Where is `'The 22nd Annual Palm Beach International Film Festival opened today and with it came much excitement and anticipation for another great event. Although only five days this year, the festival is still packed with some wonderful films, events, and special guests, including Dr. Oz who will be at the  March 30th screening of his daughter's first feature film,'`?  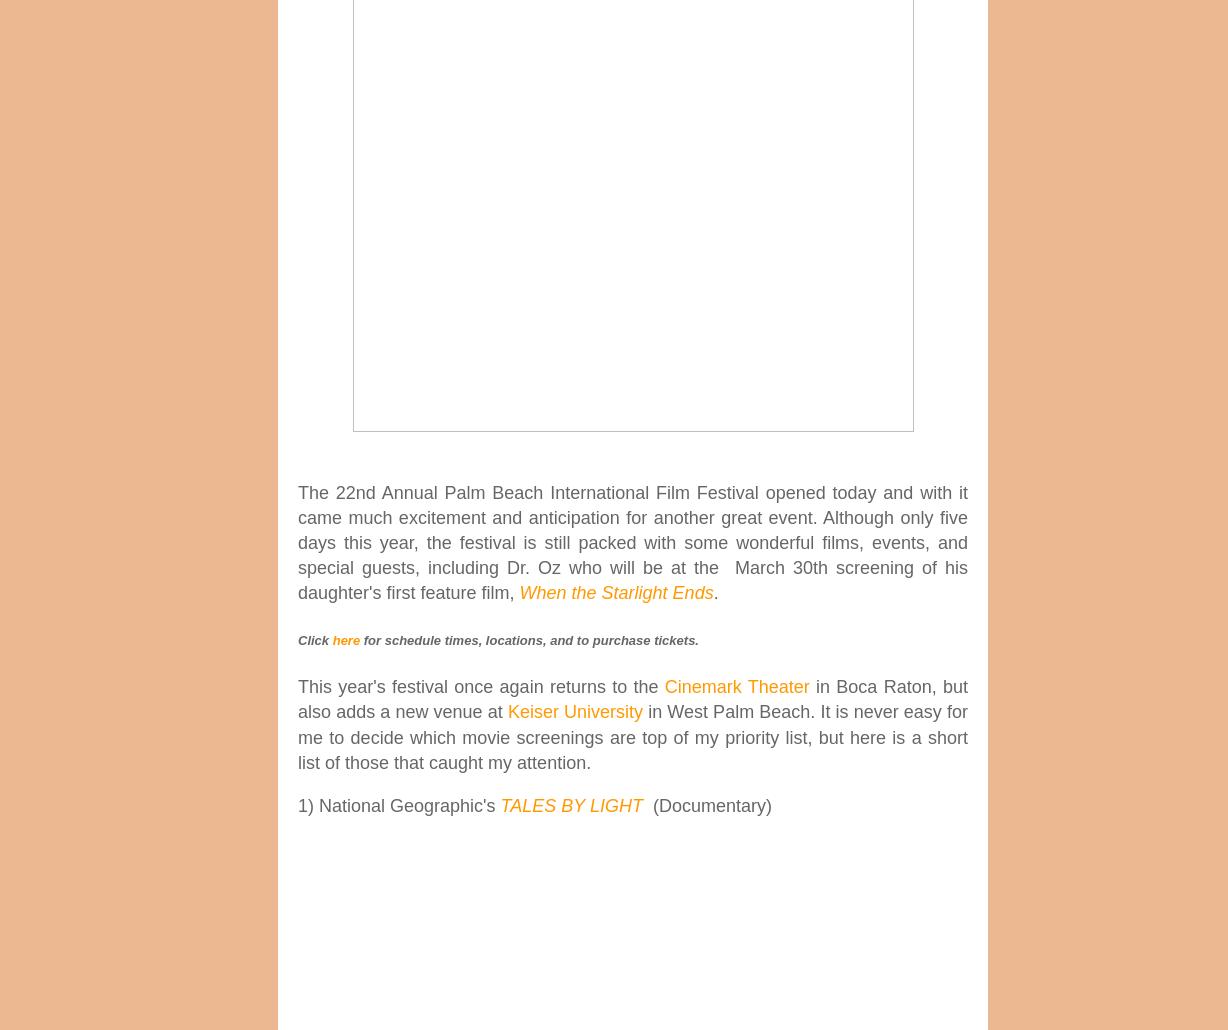 'The 22nd Annual Palm Beach International Film Festival opened today and with it came much excitement and anticipation for another great event. Although only five days this year, the festival is still packed with some wonderful films, events, and special guests, including Dr. Oz who will be at the  March 30th screening of his daughter's first feature film,' is located at coordinates (633, 542).